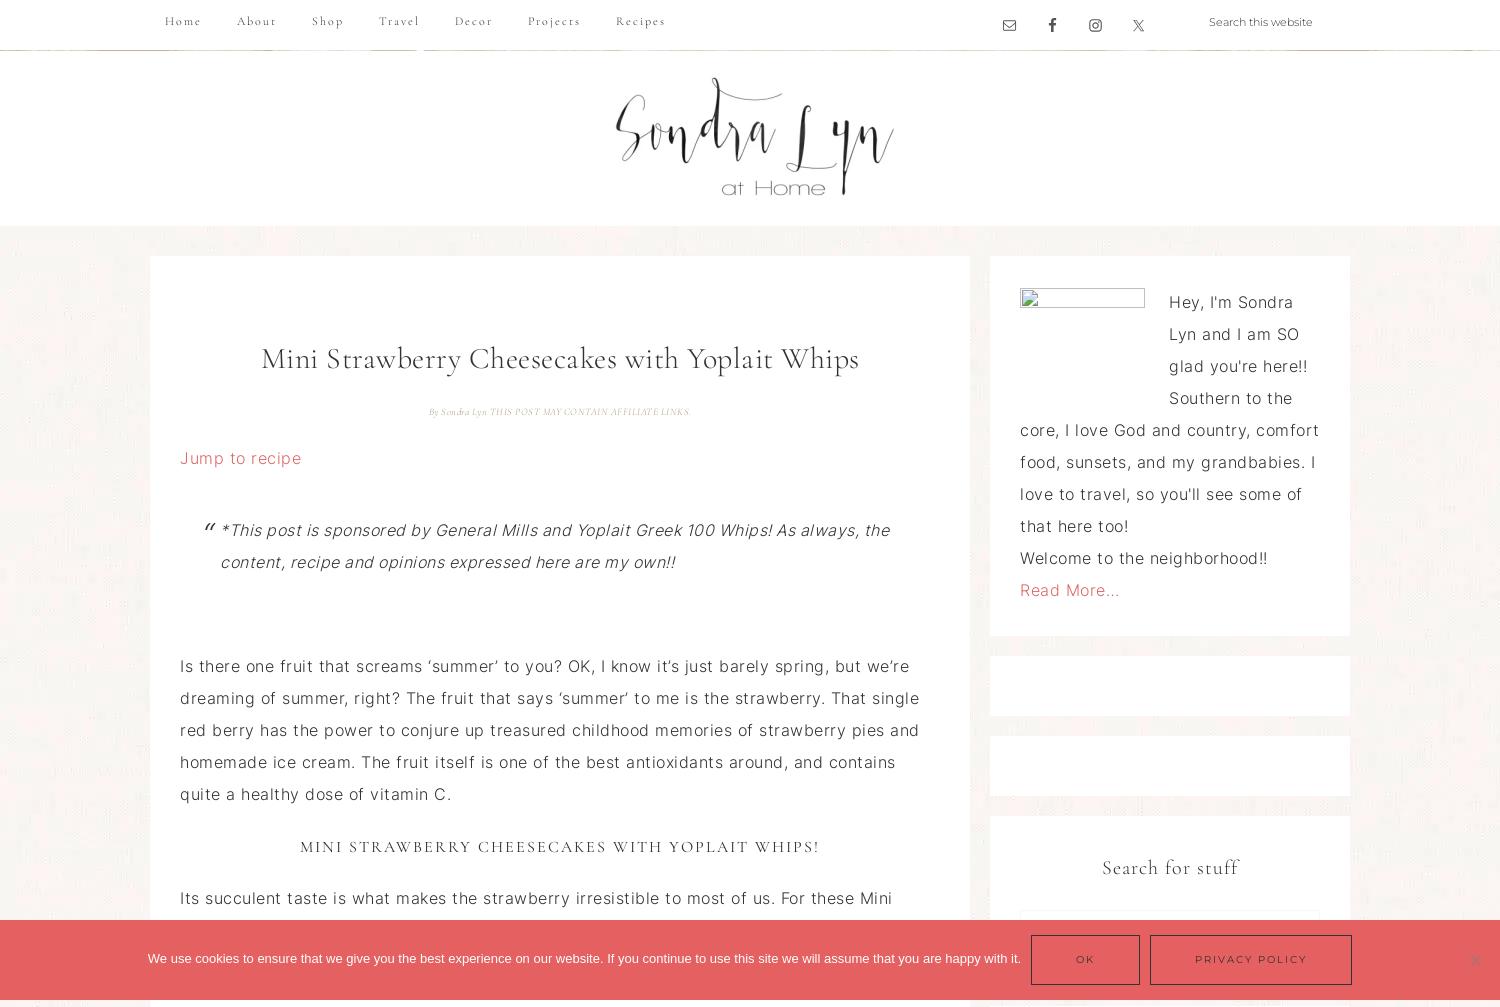  What do you see at coordinates (900, 967) in the screenshot?
I see `'0'` at bounding box center [900, 967].